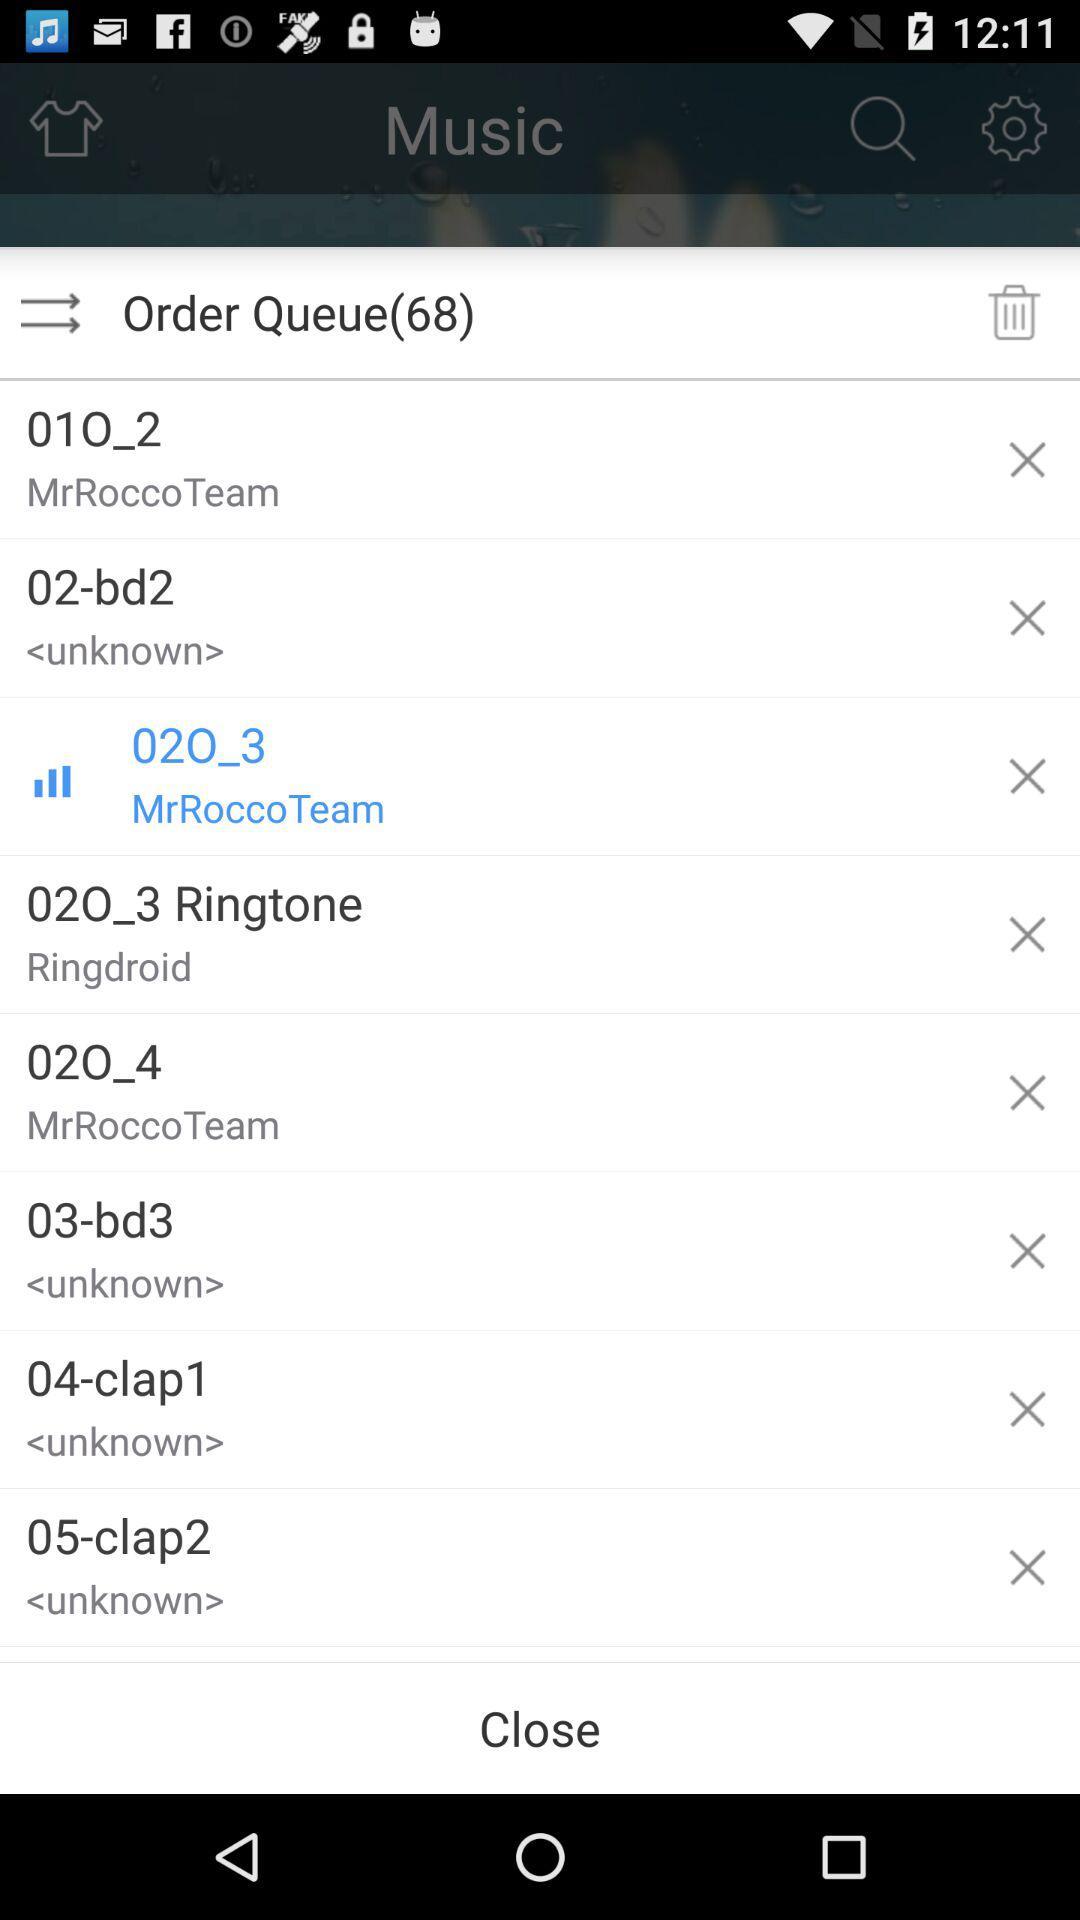  Describe the element at coordinates (487, 419) in the screenshot. I see `01o_2 app` at that location.